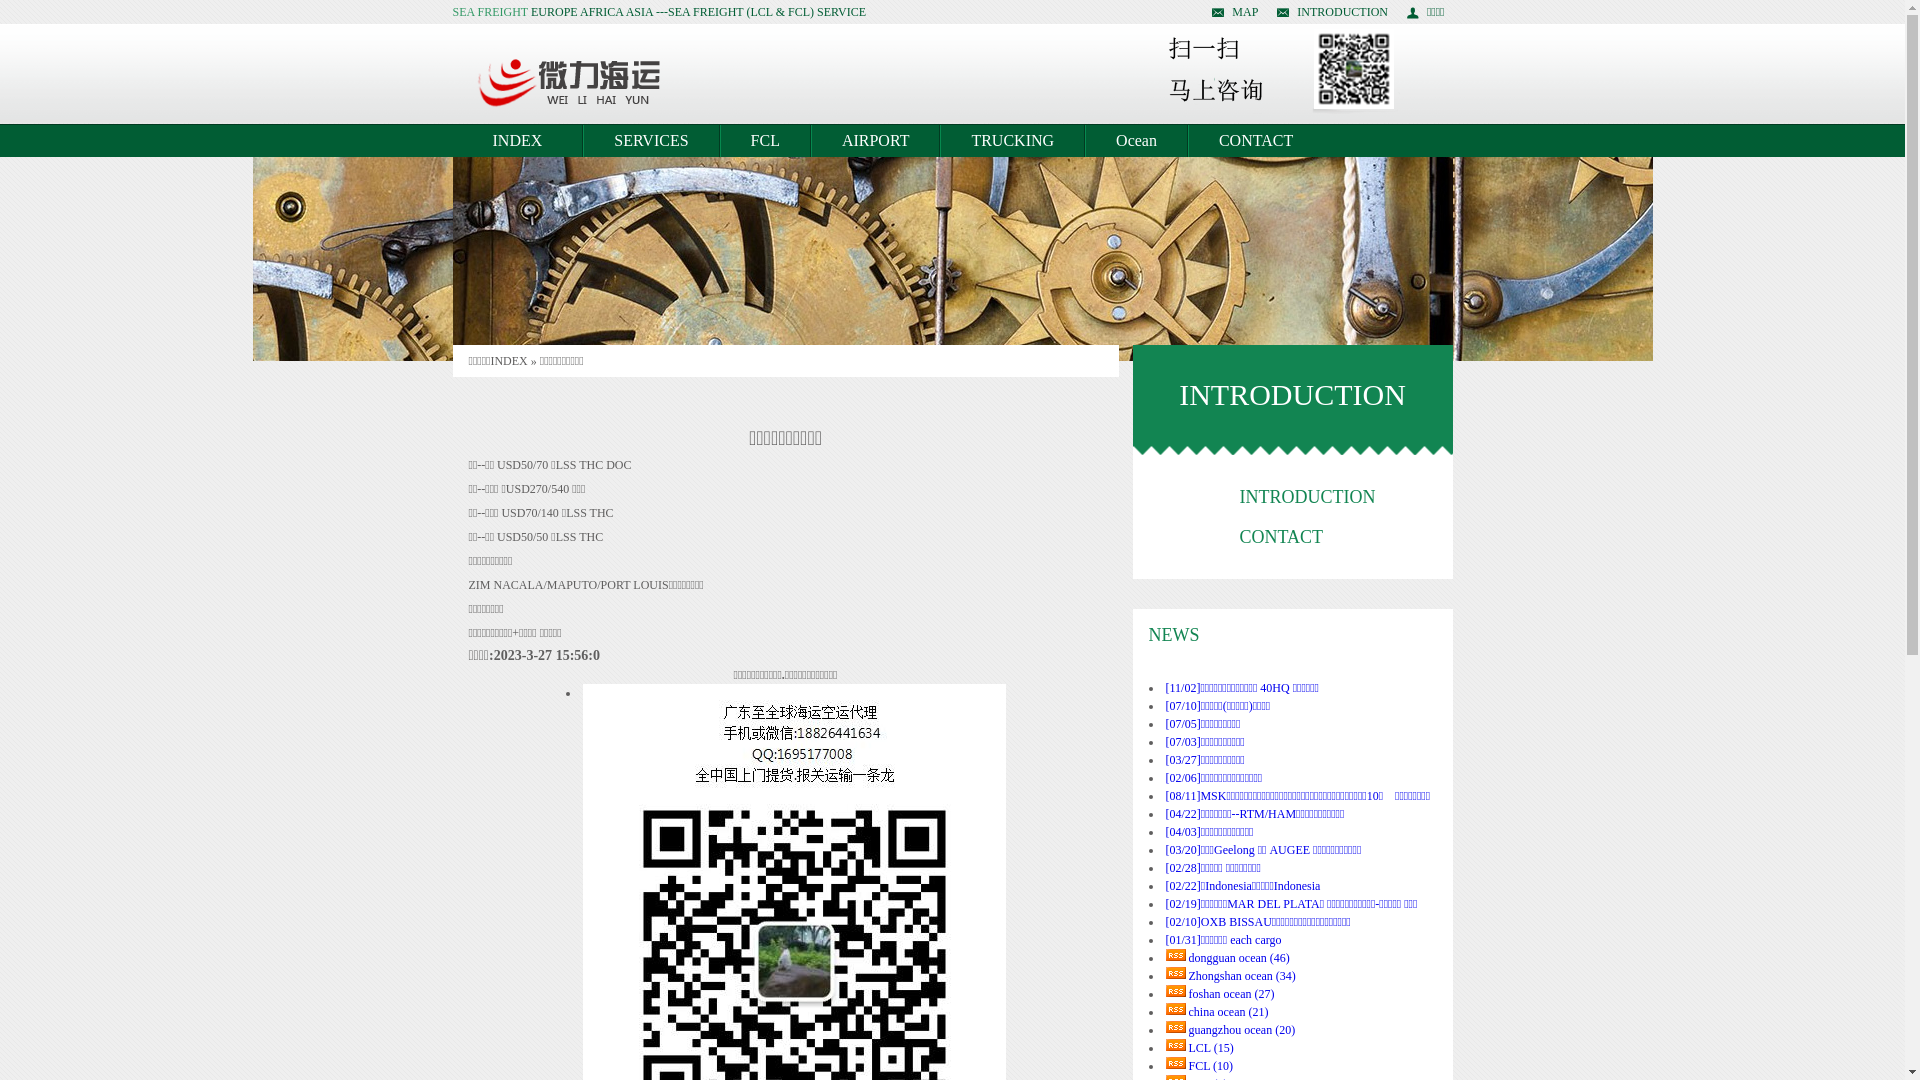  What do you see at coordinates (1332, 11) in the screenshot?
I see `'INTRODUCTION'` at bounding box center [1332, 11].